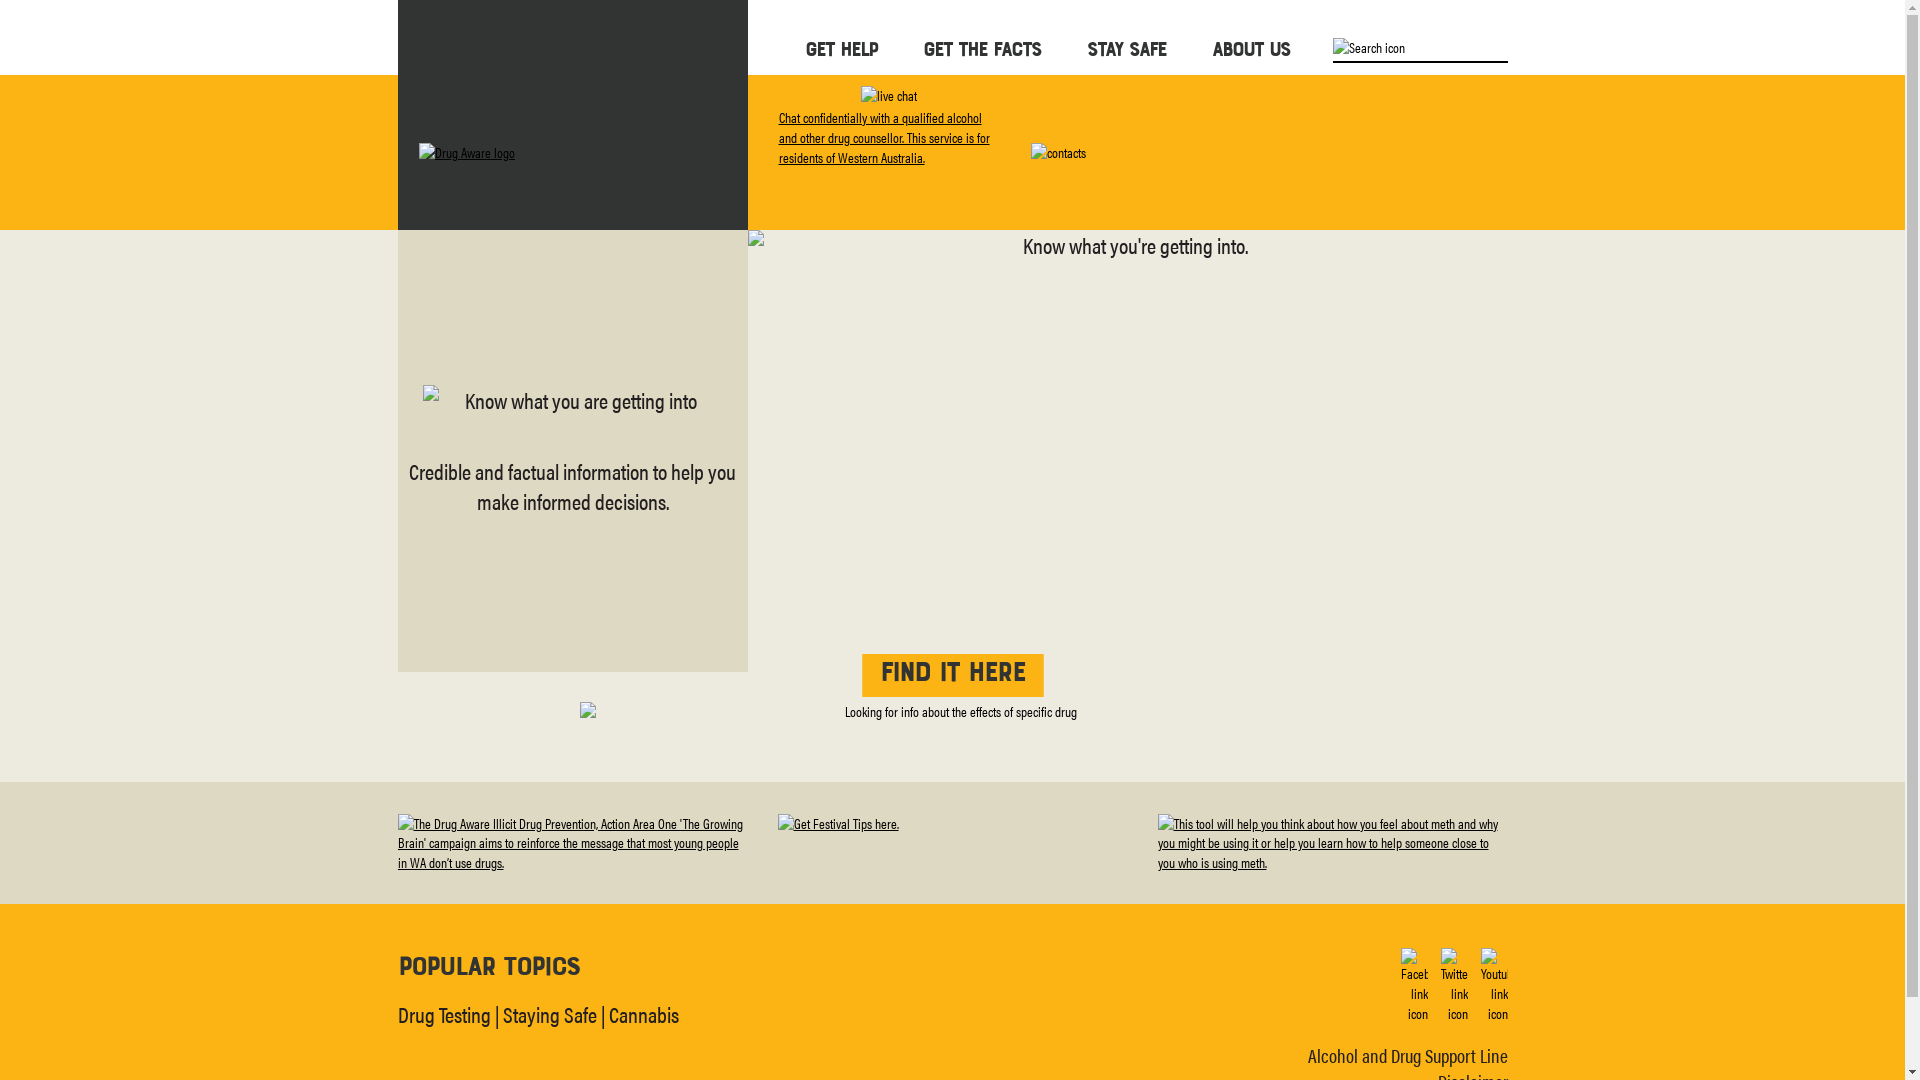 The image size is (1920, 1080). I want to click on 'Alcohol and Drug Support Line', so click(1406, 1054).